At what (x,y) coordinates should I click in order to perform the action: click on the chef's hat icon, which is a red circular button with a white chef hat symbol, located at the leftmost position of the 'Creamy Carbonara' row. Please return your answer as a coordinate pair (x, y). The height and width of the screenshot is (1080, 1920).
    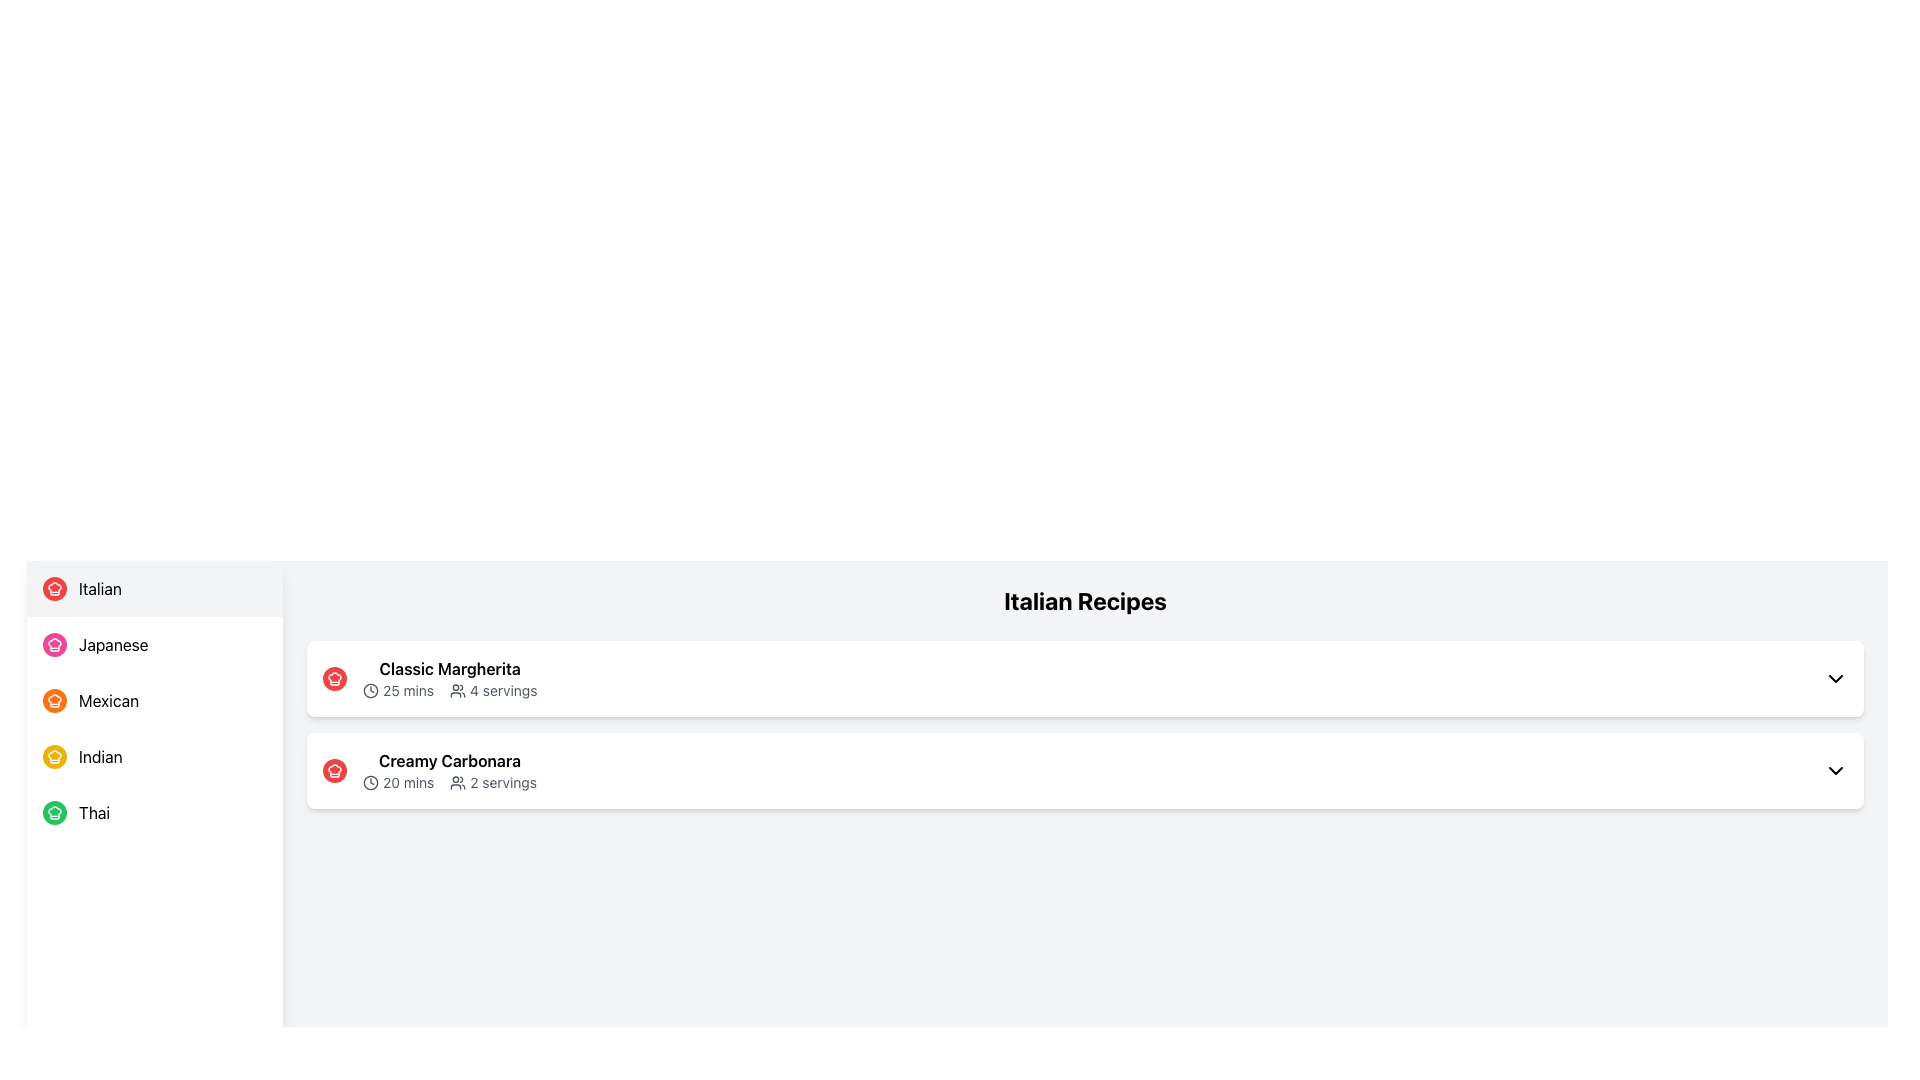
    Looking at the image, I should click on (335, 770).